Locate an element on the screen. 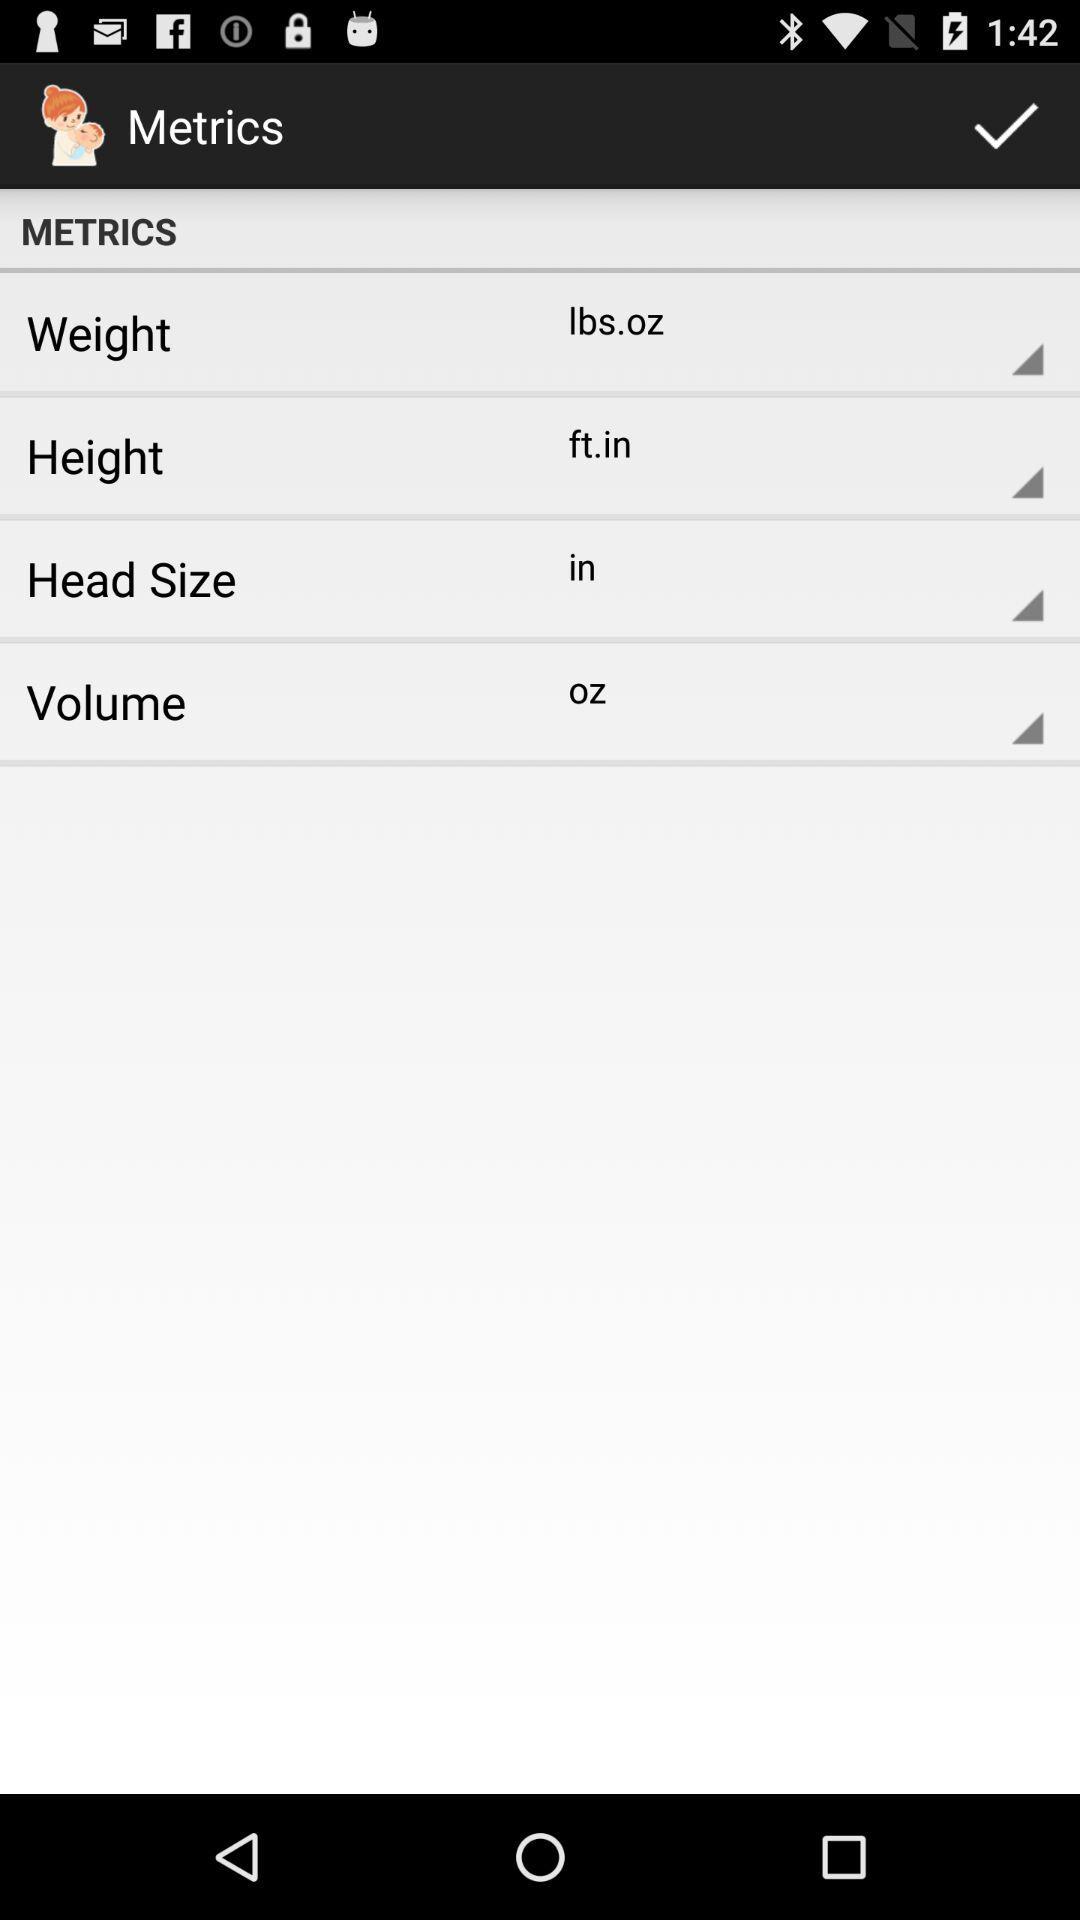  item next to the ft.in item is located at coordinates (262, 454).